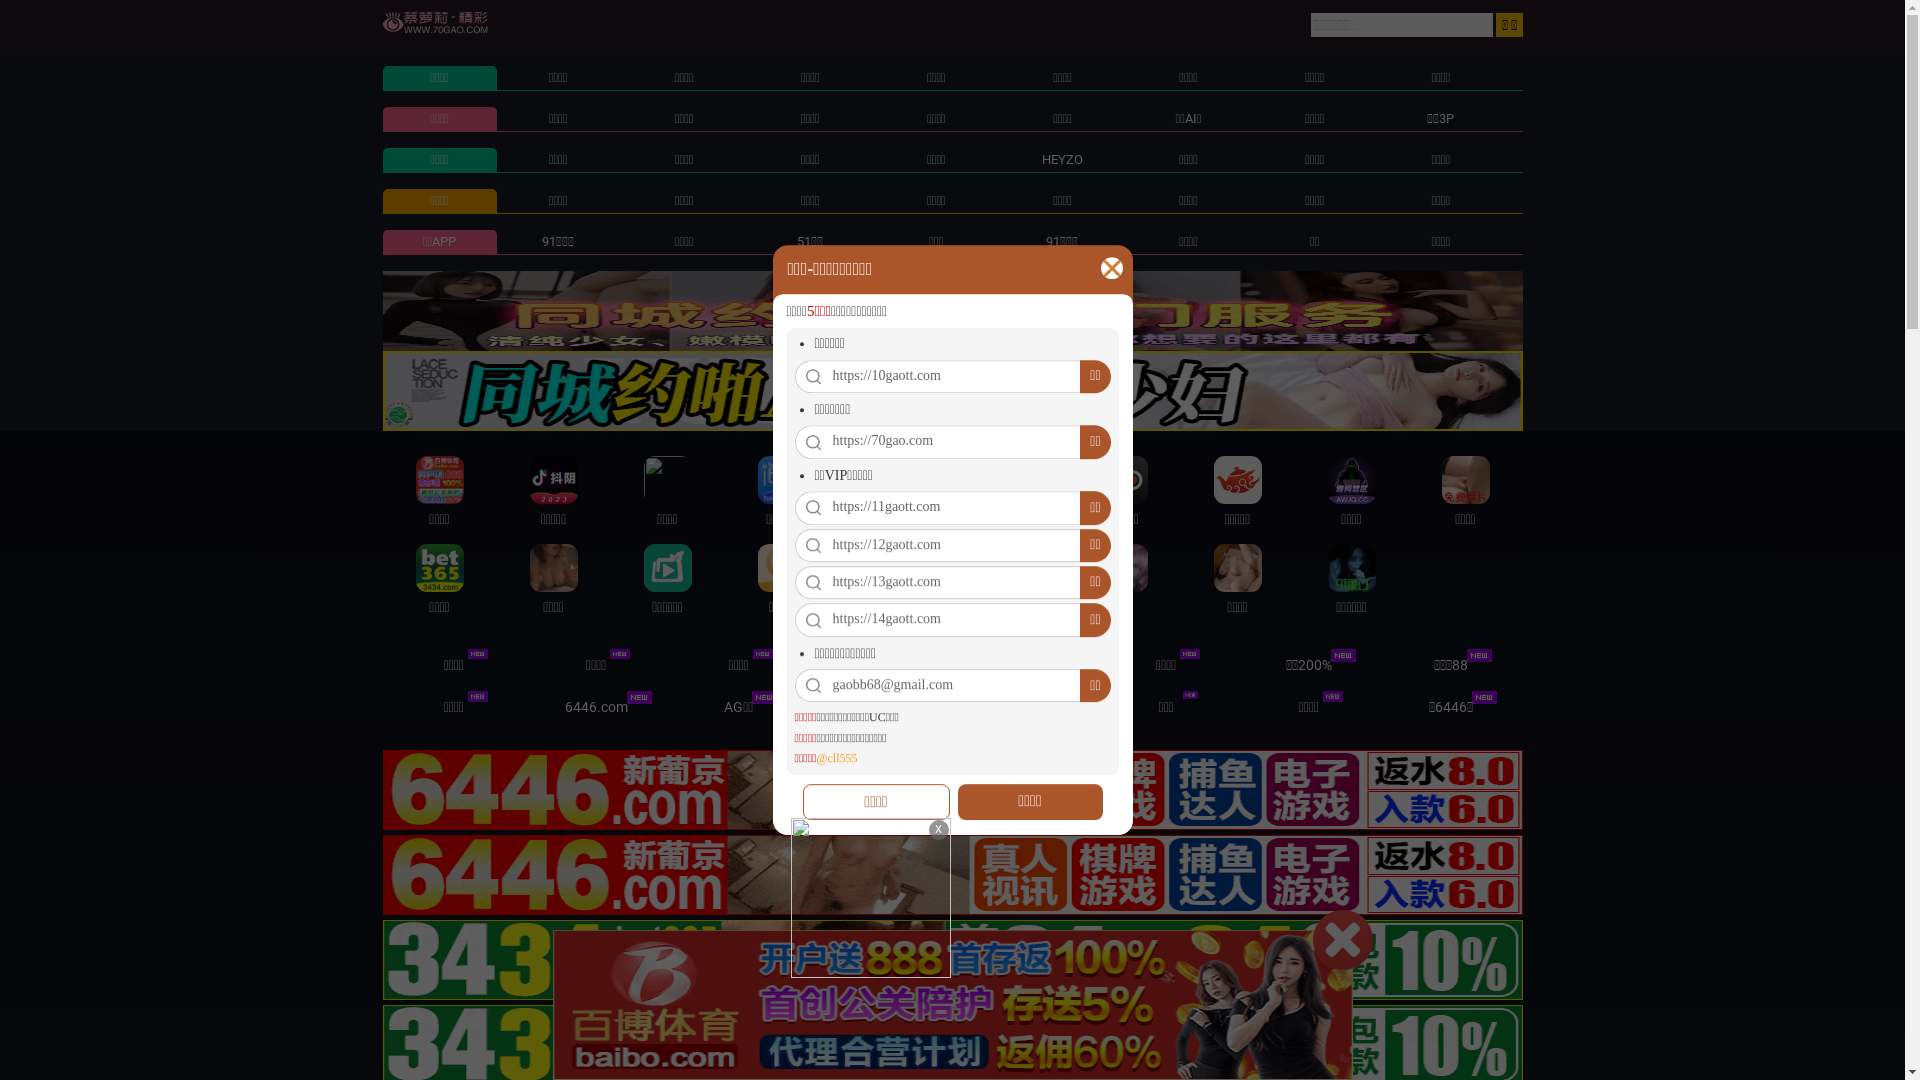 The width and height of the screenshot is (1920, 1080). I want to click on '6446.com', so click(595, 705).